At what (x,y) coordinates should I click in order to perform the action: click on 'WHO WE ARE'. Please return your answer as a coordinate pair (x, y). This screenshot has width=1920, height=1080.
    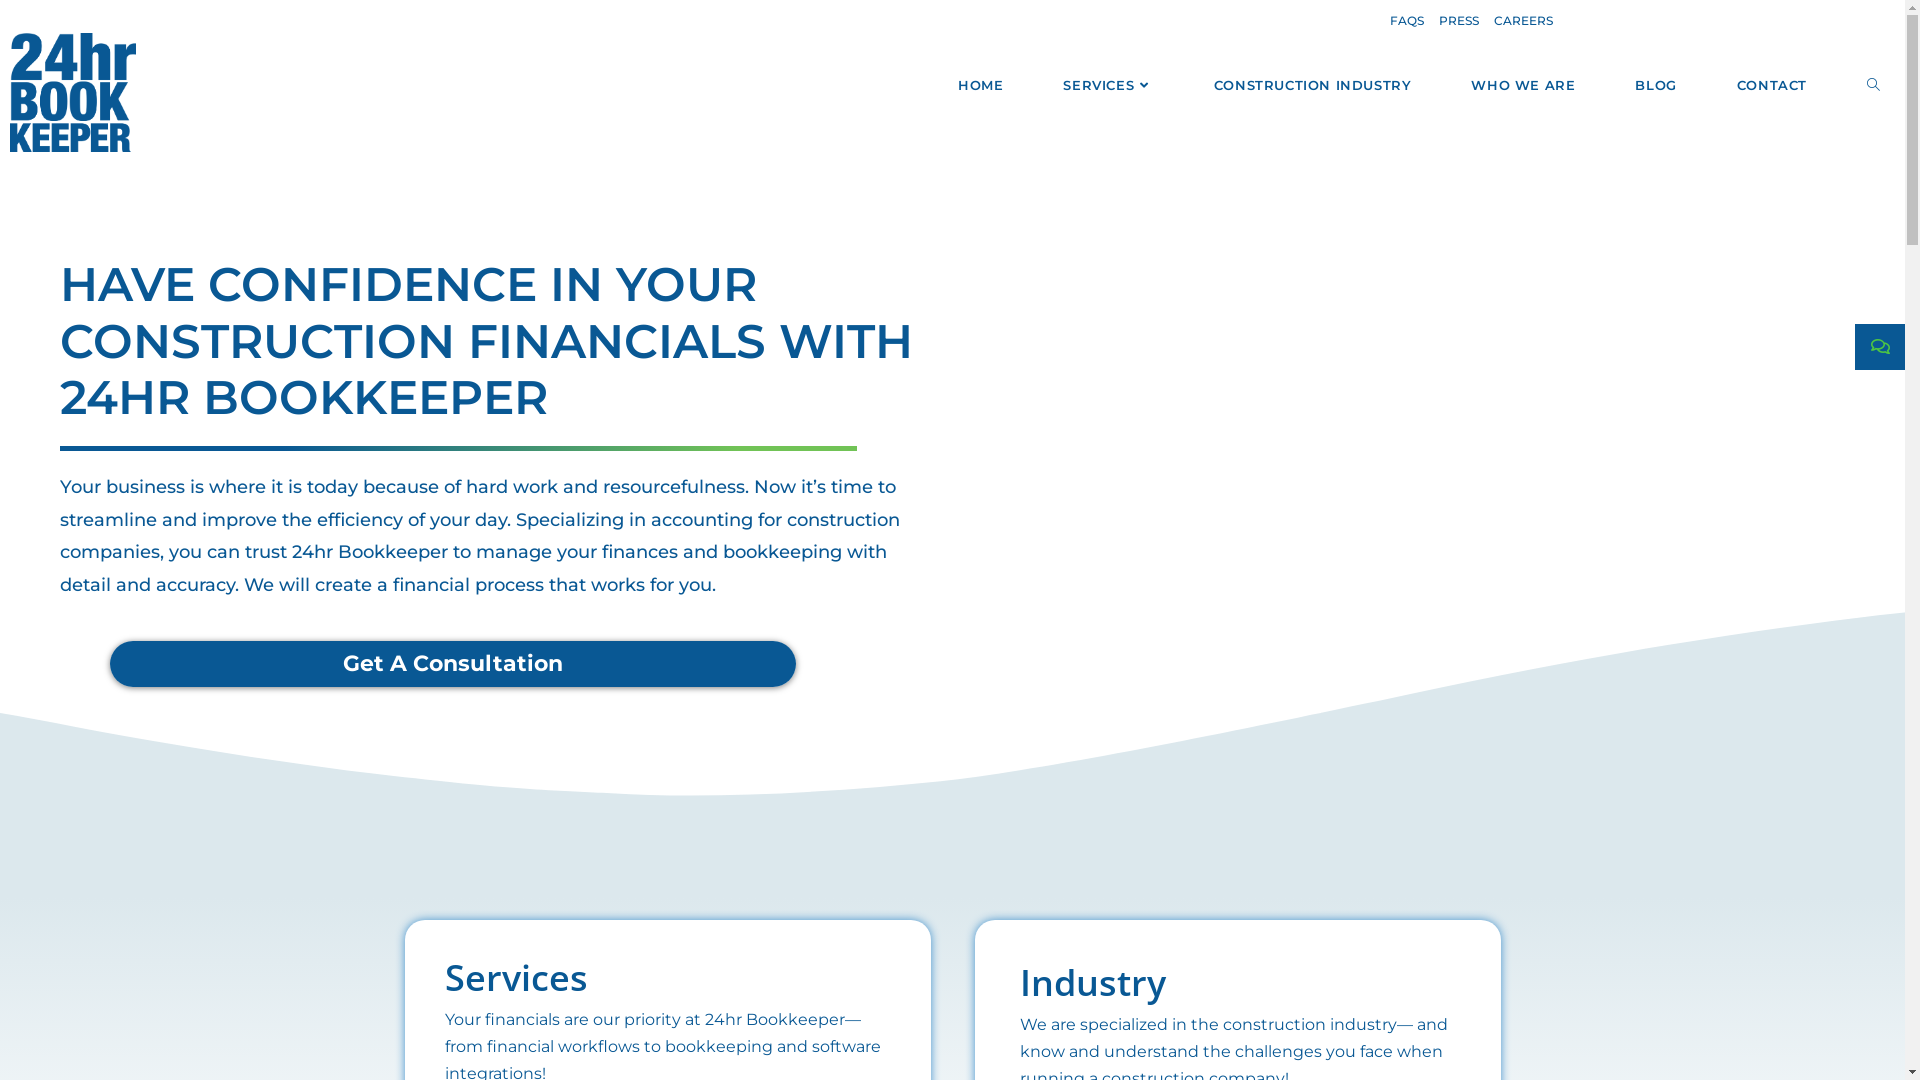
    Looking at the image, I should click on (1521, 83).